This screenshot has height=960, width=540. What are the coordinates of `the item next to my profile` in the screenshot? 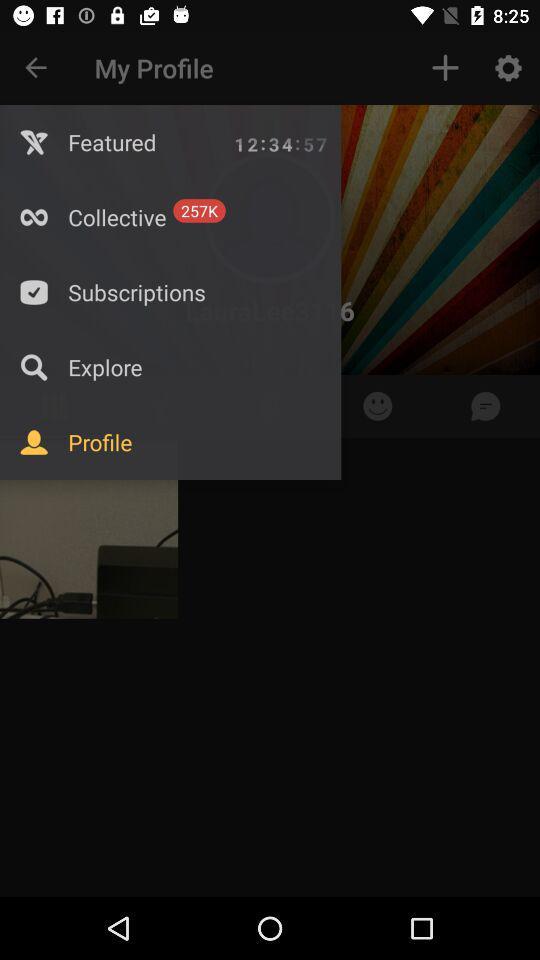 It's located at (36, 68).